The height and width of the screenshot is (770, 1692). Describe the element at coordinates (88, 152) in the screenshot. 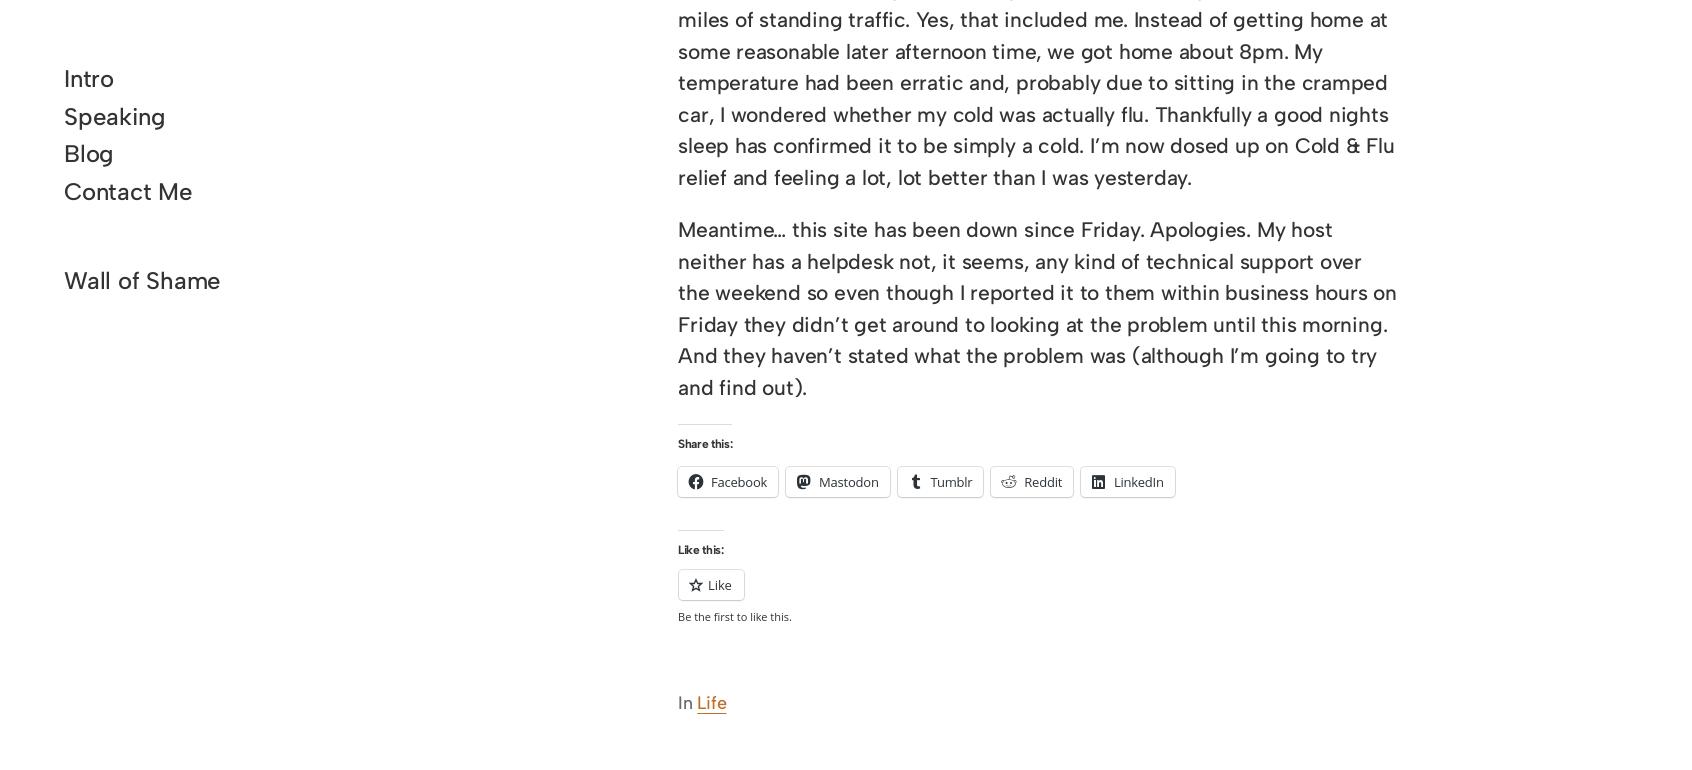

I see `'Blog'` at that location.